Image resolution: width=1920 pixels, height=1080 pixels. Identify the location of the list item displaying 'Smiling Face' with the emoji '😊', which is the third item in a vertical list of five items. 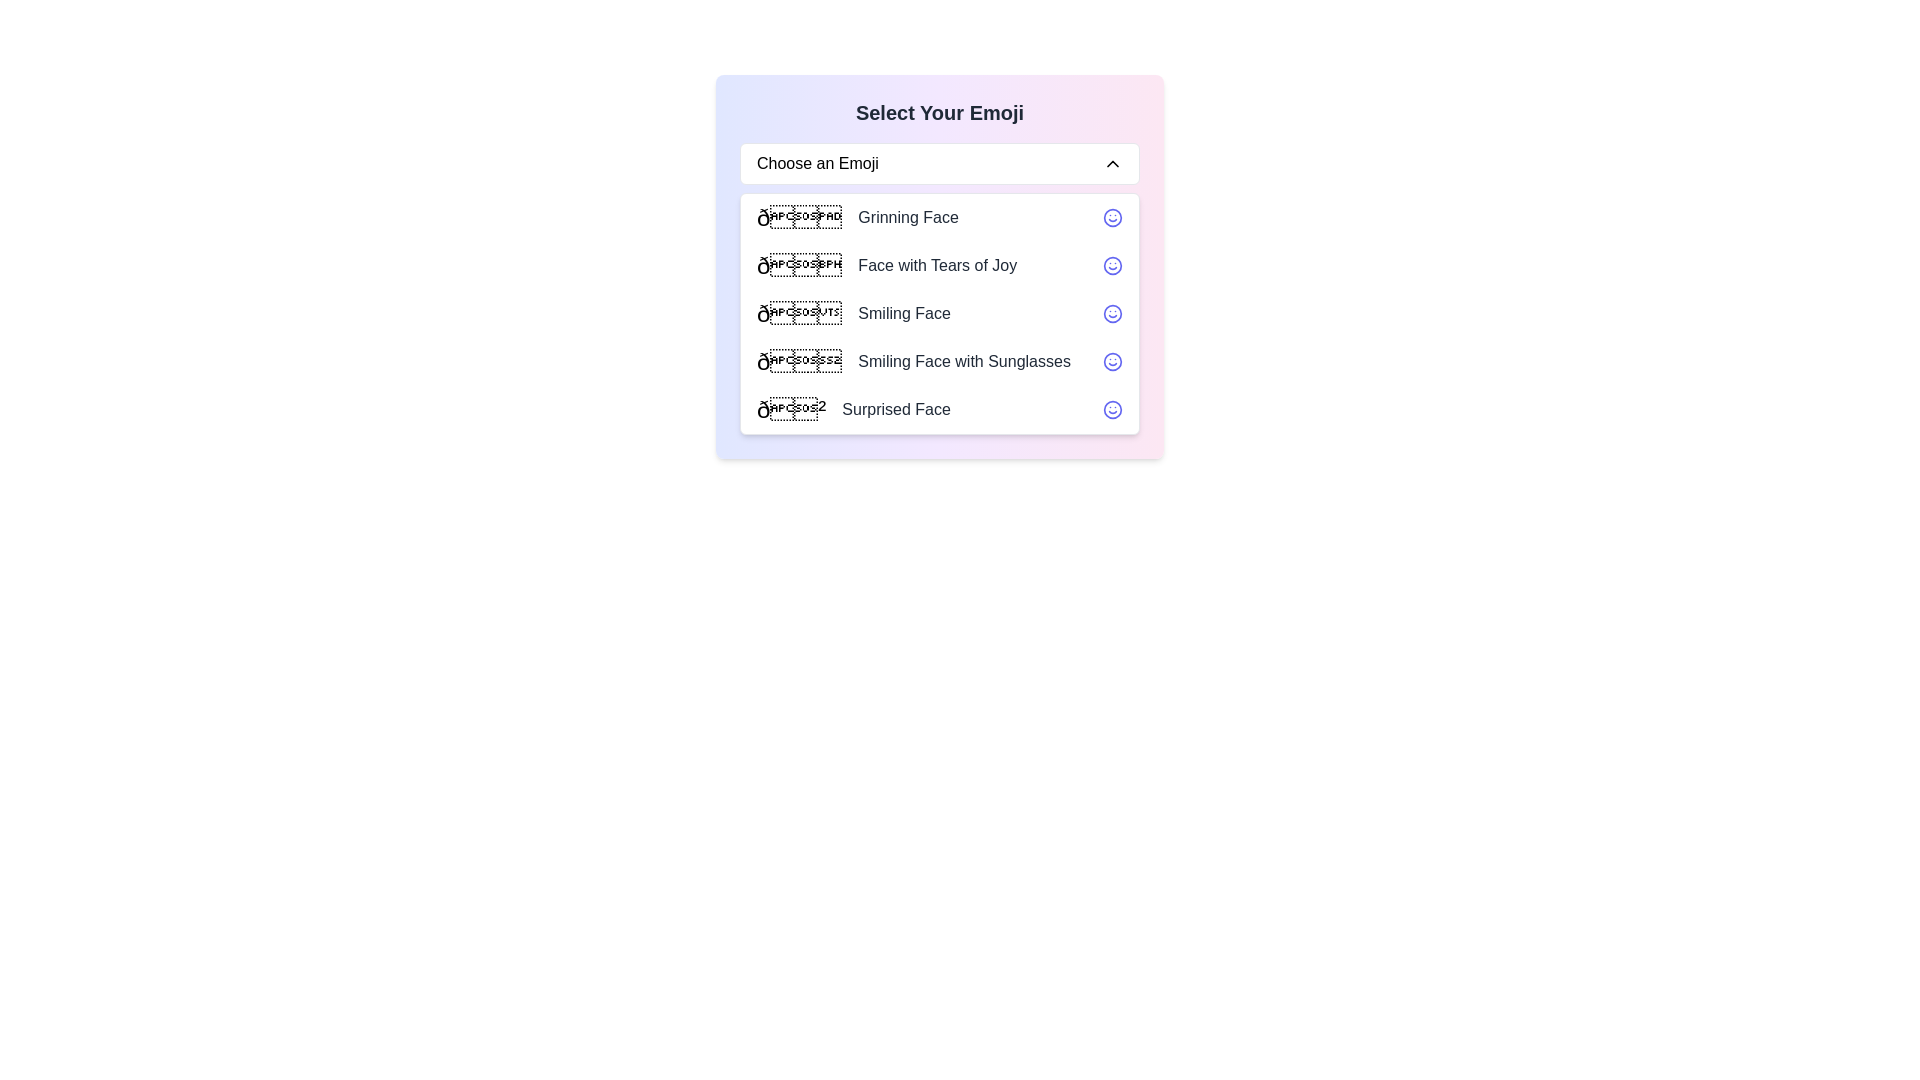
(939, 313).